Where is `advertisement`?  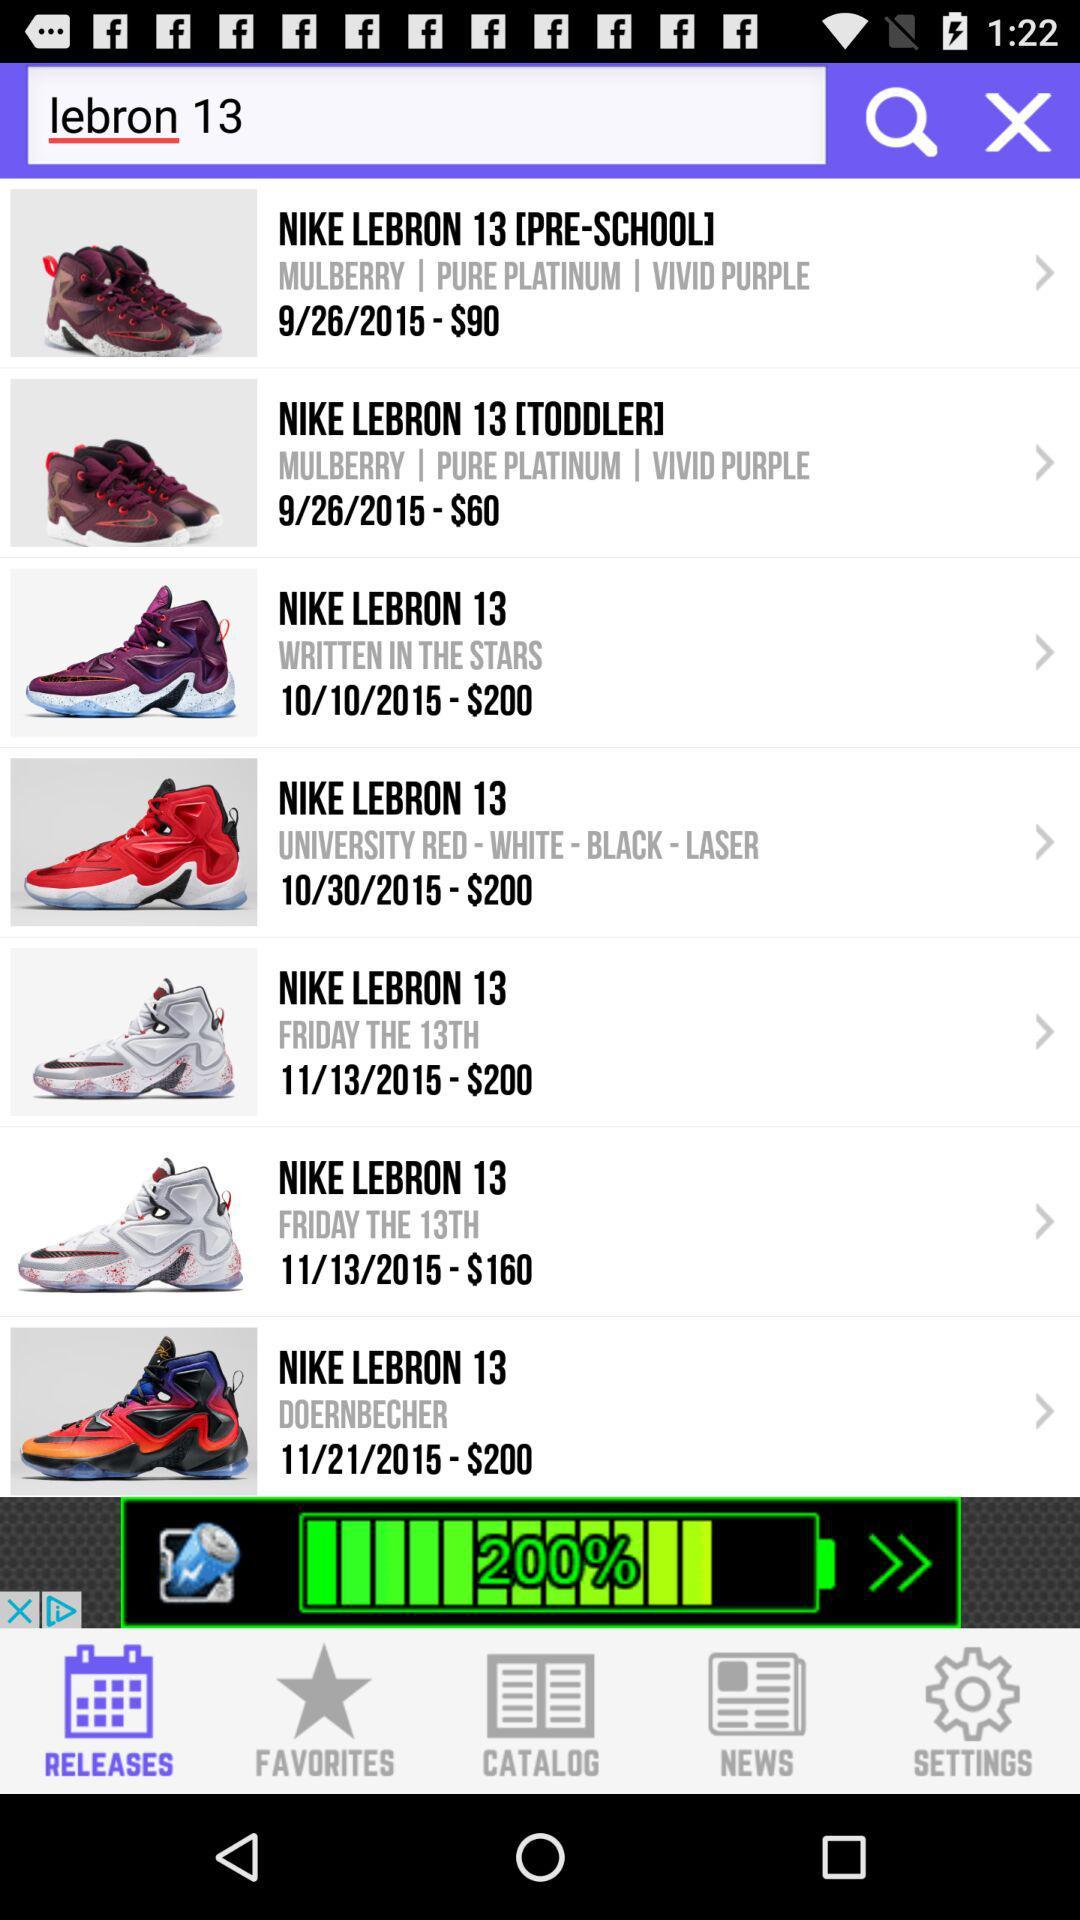
advertisement is located at coordinates (540, 1561).